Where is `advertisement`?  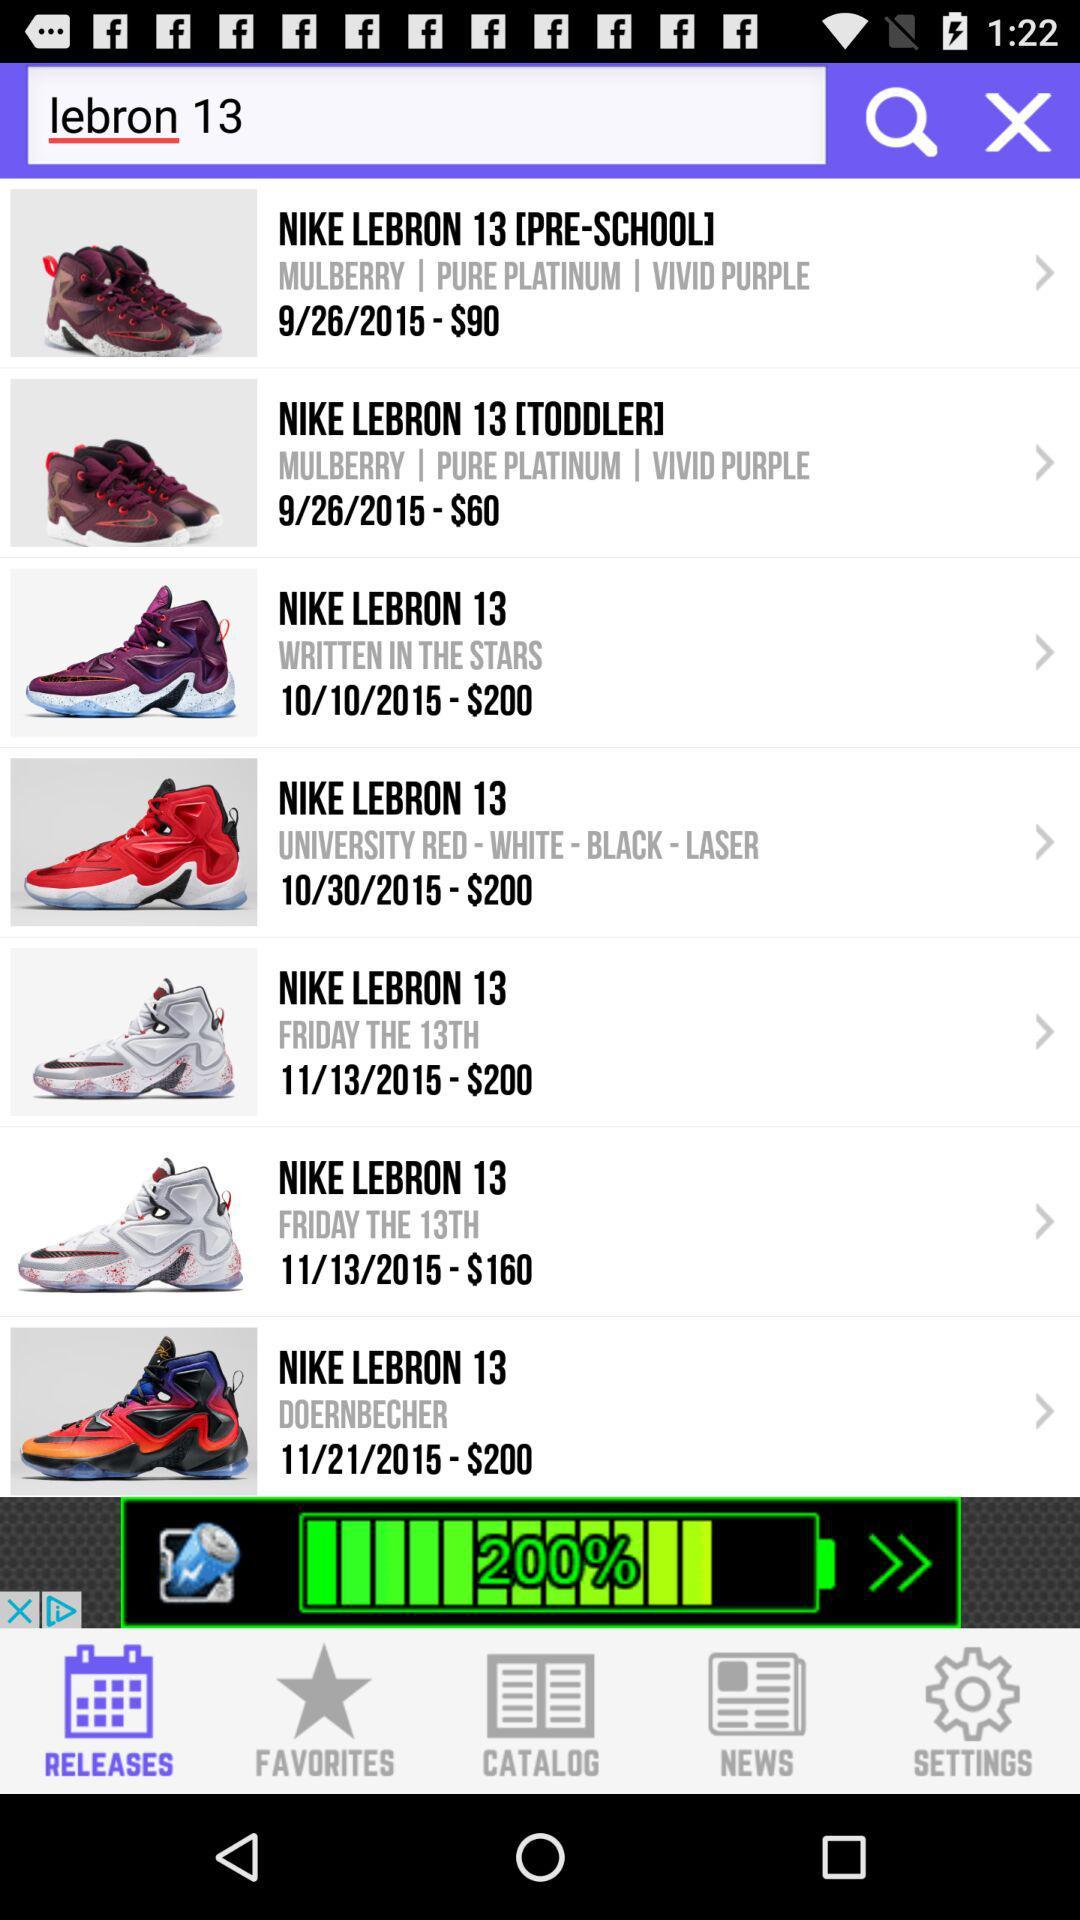
advertisement is located at coordinates (540, 1561).